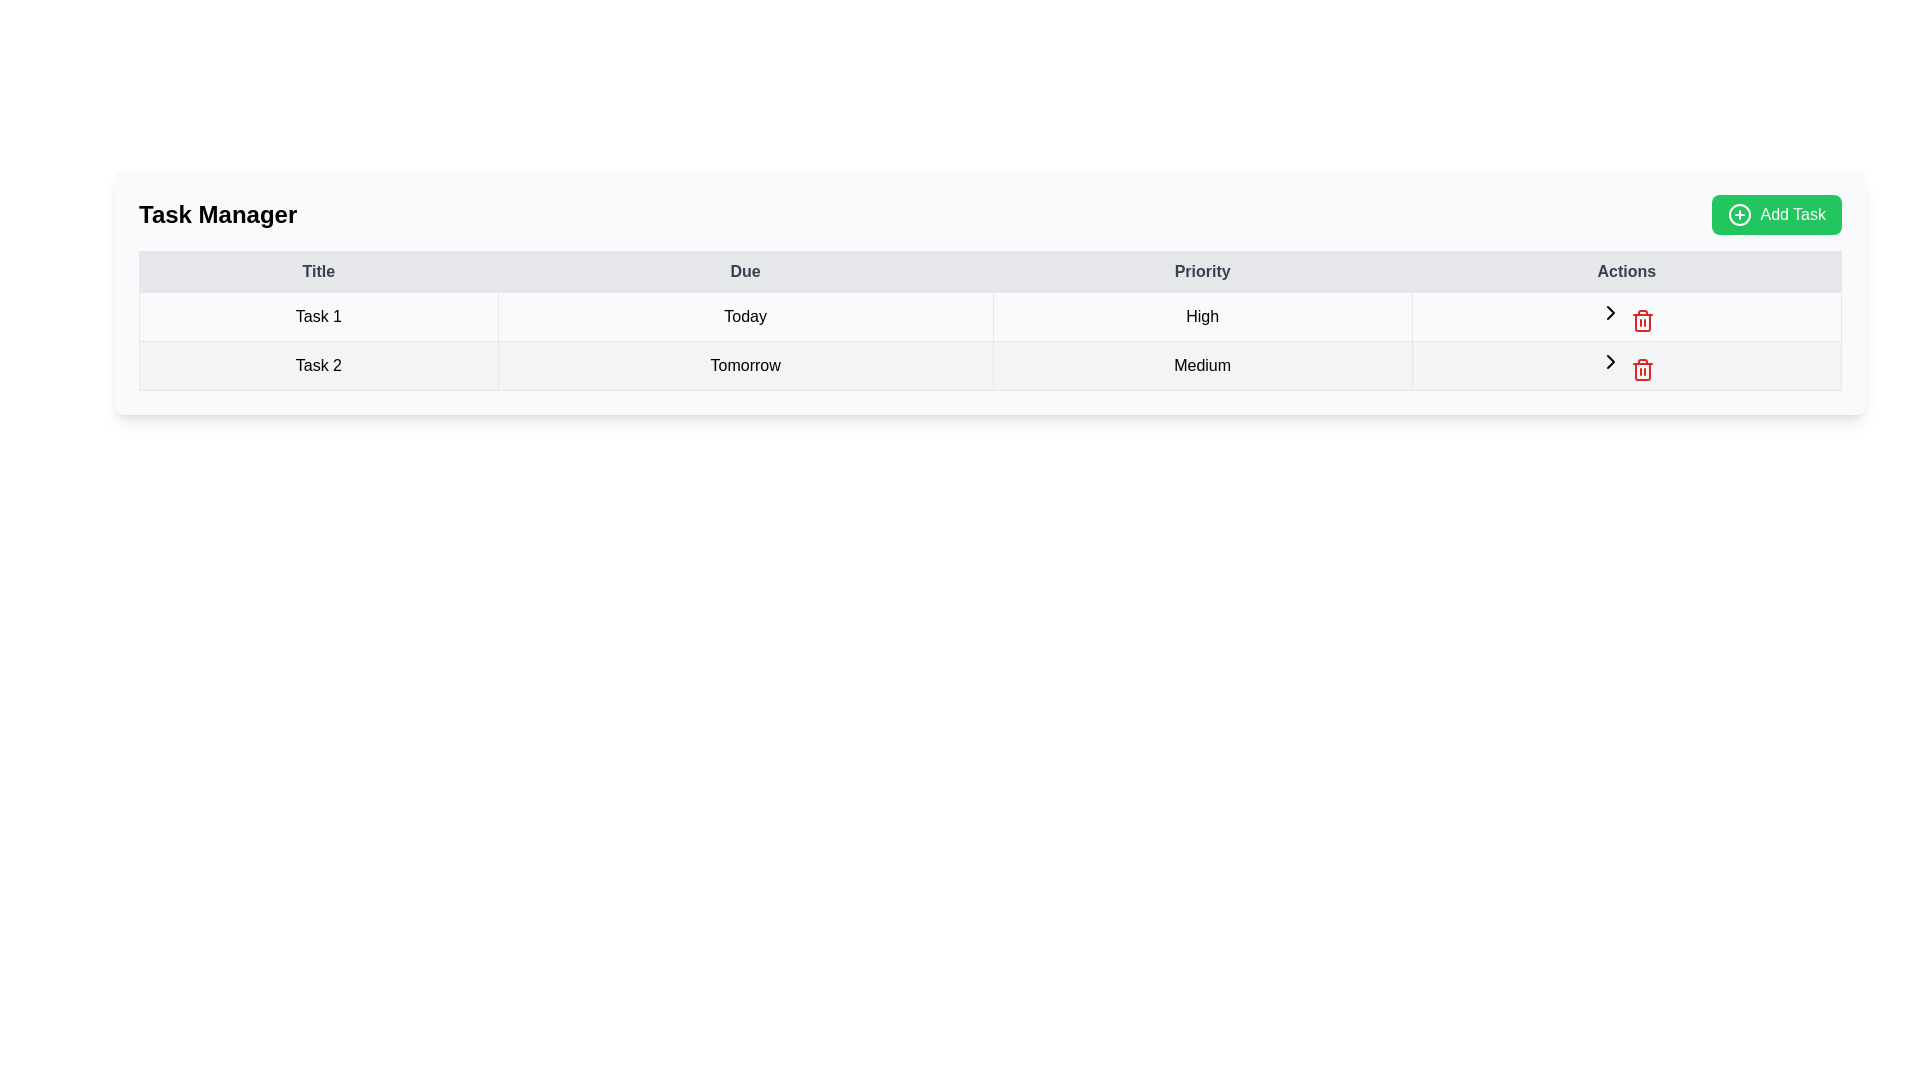 This screenshot has width=1920, height=1080. What do you see at coordinates (744, 315) in the screenshot?
I see `the second cell in the 'Due' column for 'Task 1', which indicates the due date associated with the task` at bounding box center [744, 315].